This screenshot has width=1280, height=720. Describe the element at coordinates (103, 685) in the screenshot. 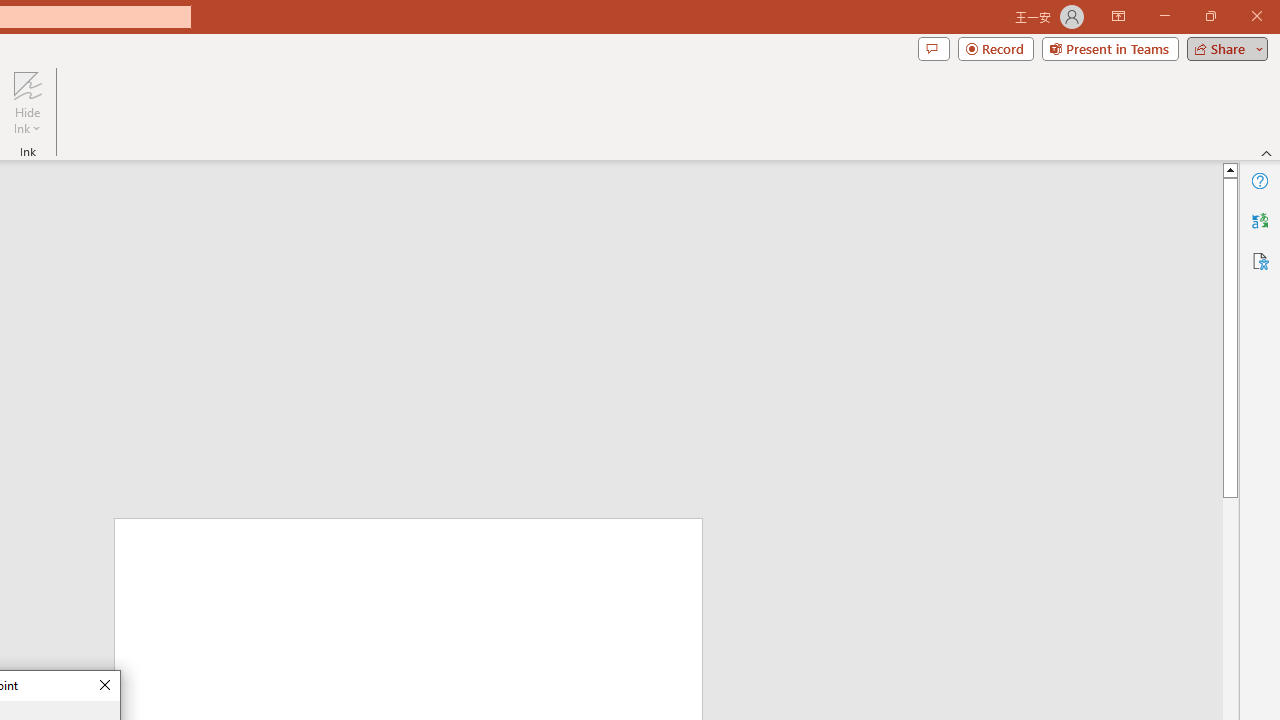

I see `'Close'` at that location.